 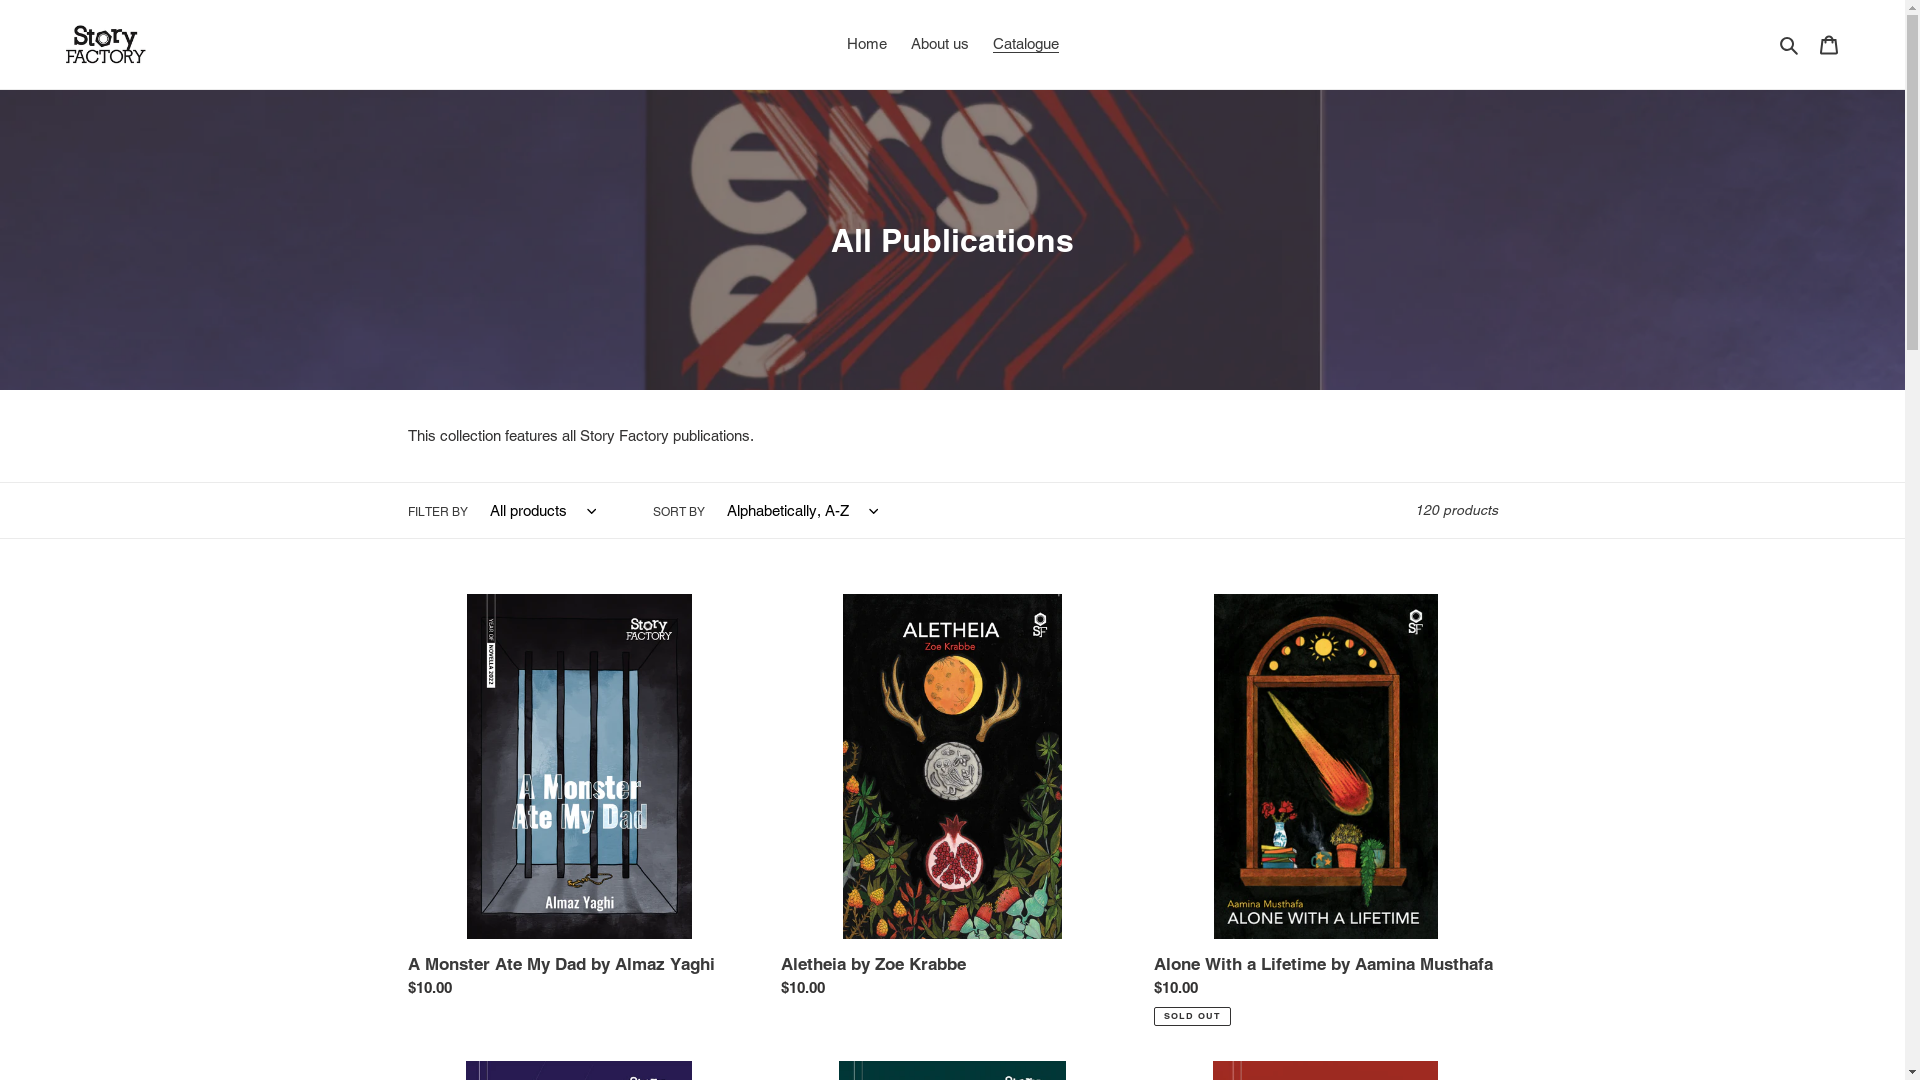 What do you see at coordinates (938, 44) in the screenshot?
I see `'About us'` at bounding box center [938, 44].